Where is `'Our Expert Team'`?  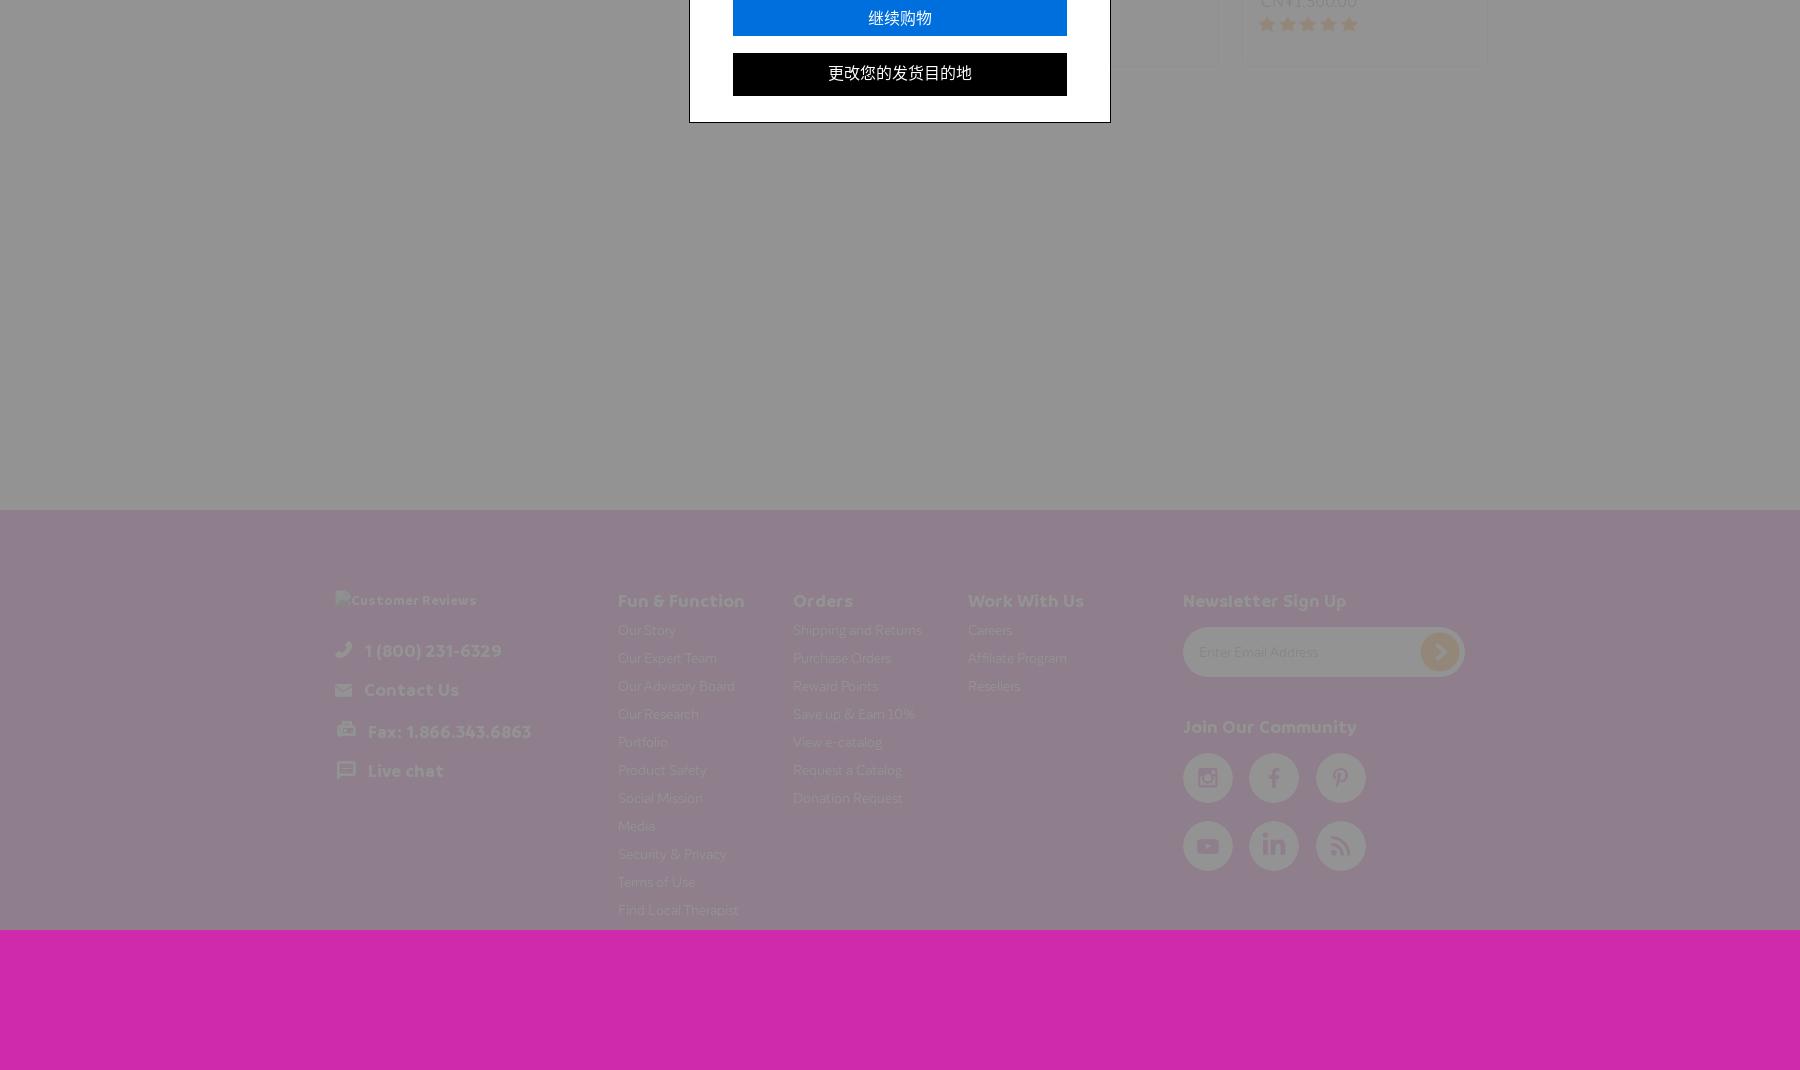 'Our Expert Team' is located at coordinates (666, 656).